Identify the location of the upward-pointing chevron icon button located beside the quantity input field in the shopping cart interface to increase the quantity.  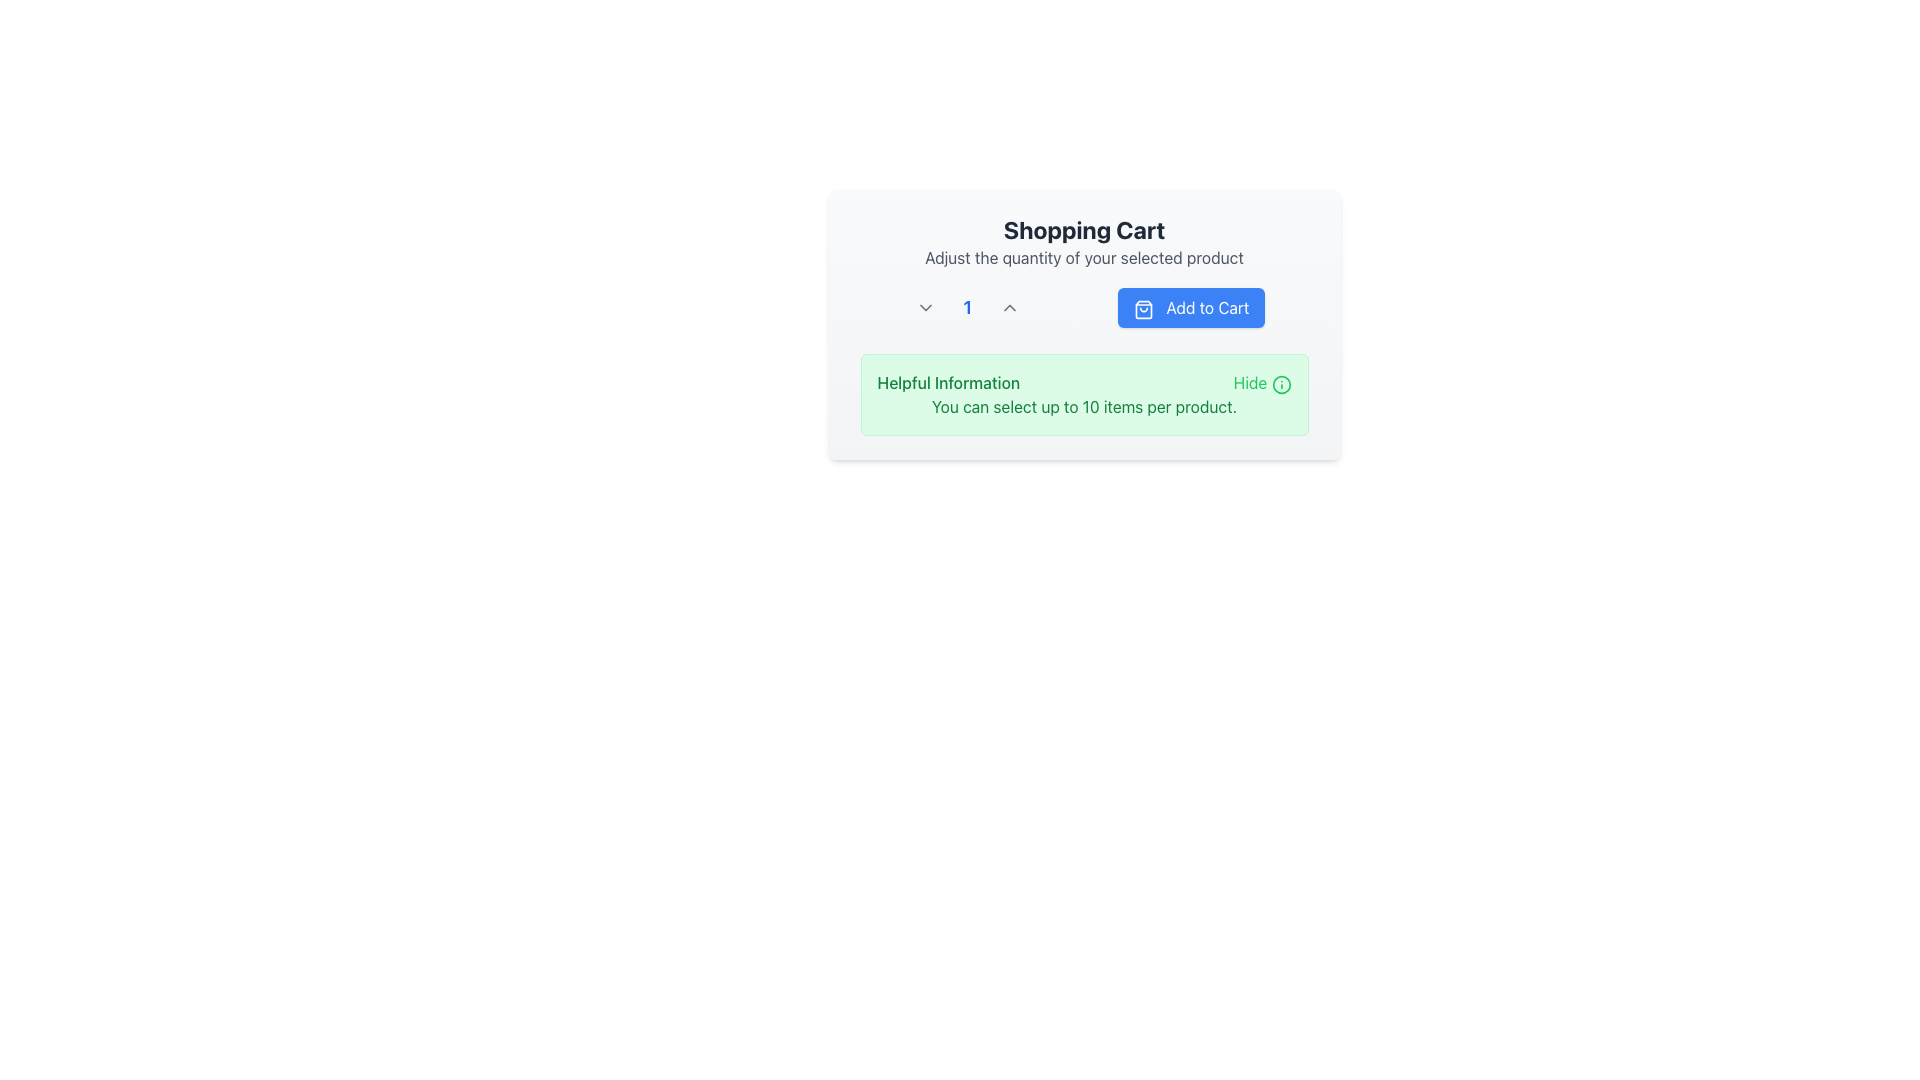
(1010, 308).